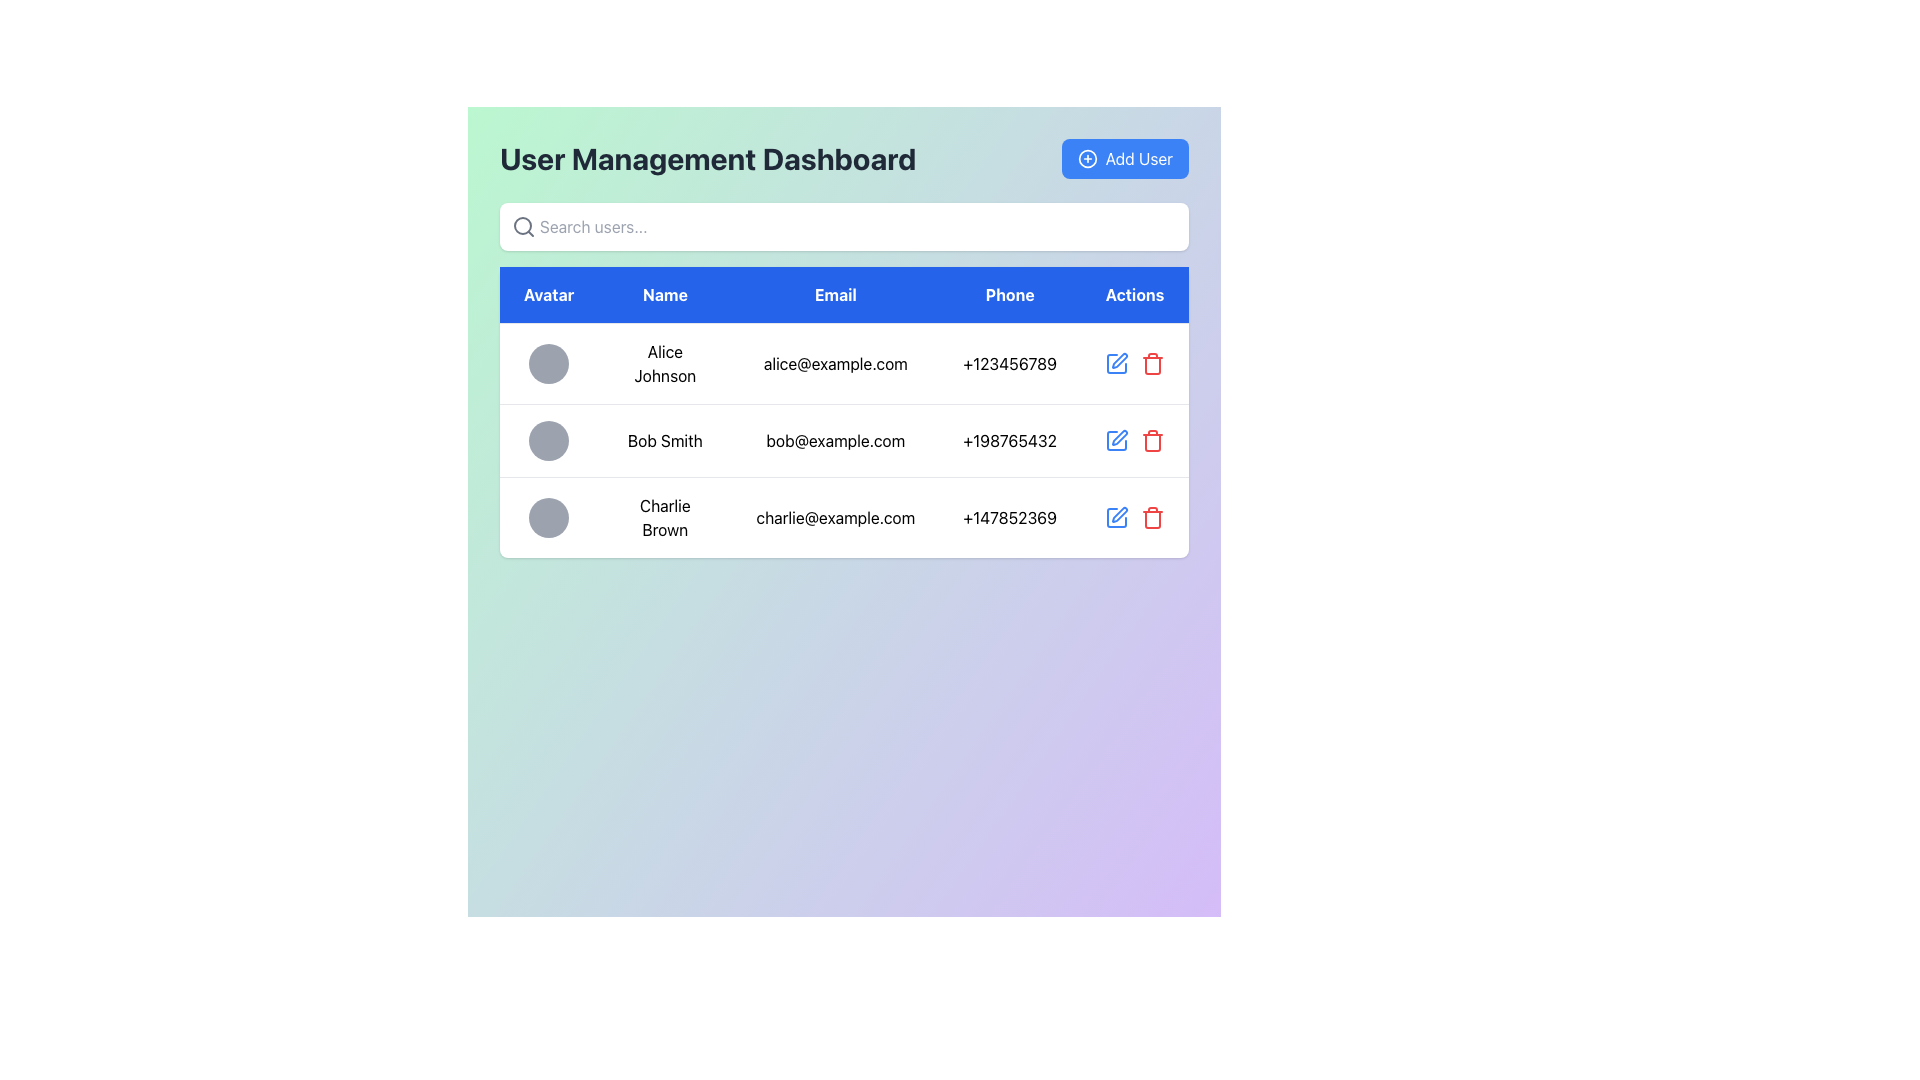 The image size is (1920, 1080). What do you see at coordinates (1118, 514) in the screenshot?
I see `the small pen icon representing editing functionality, located in the 'Actions' column aligned with Charlie Brown's row` at bounding box center [1118, 514].